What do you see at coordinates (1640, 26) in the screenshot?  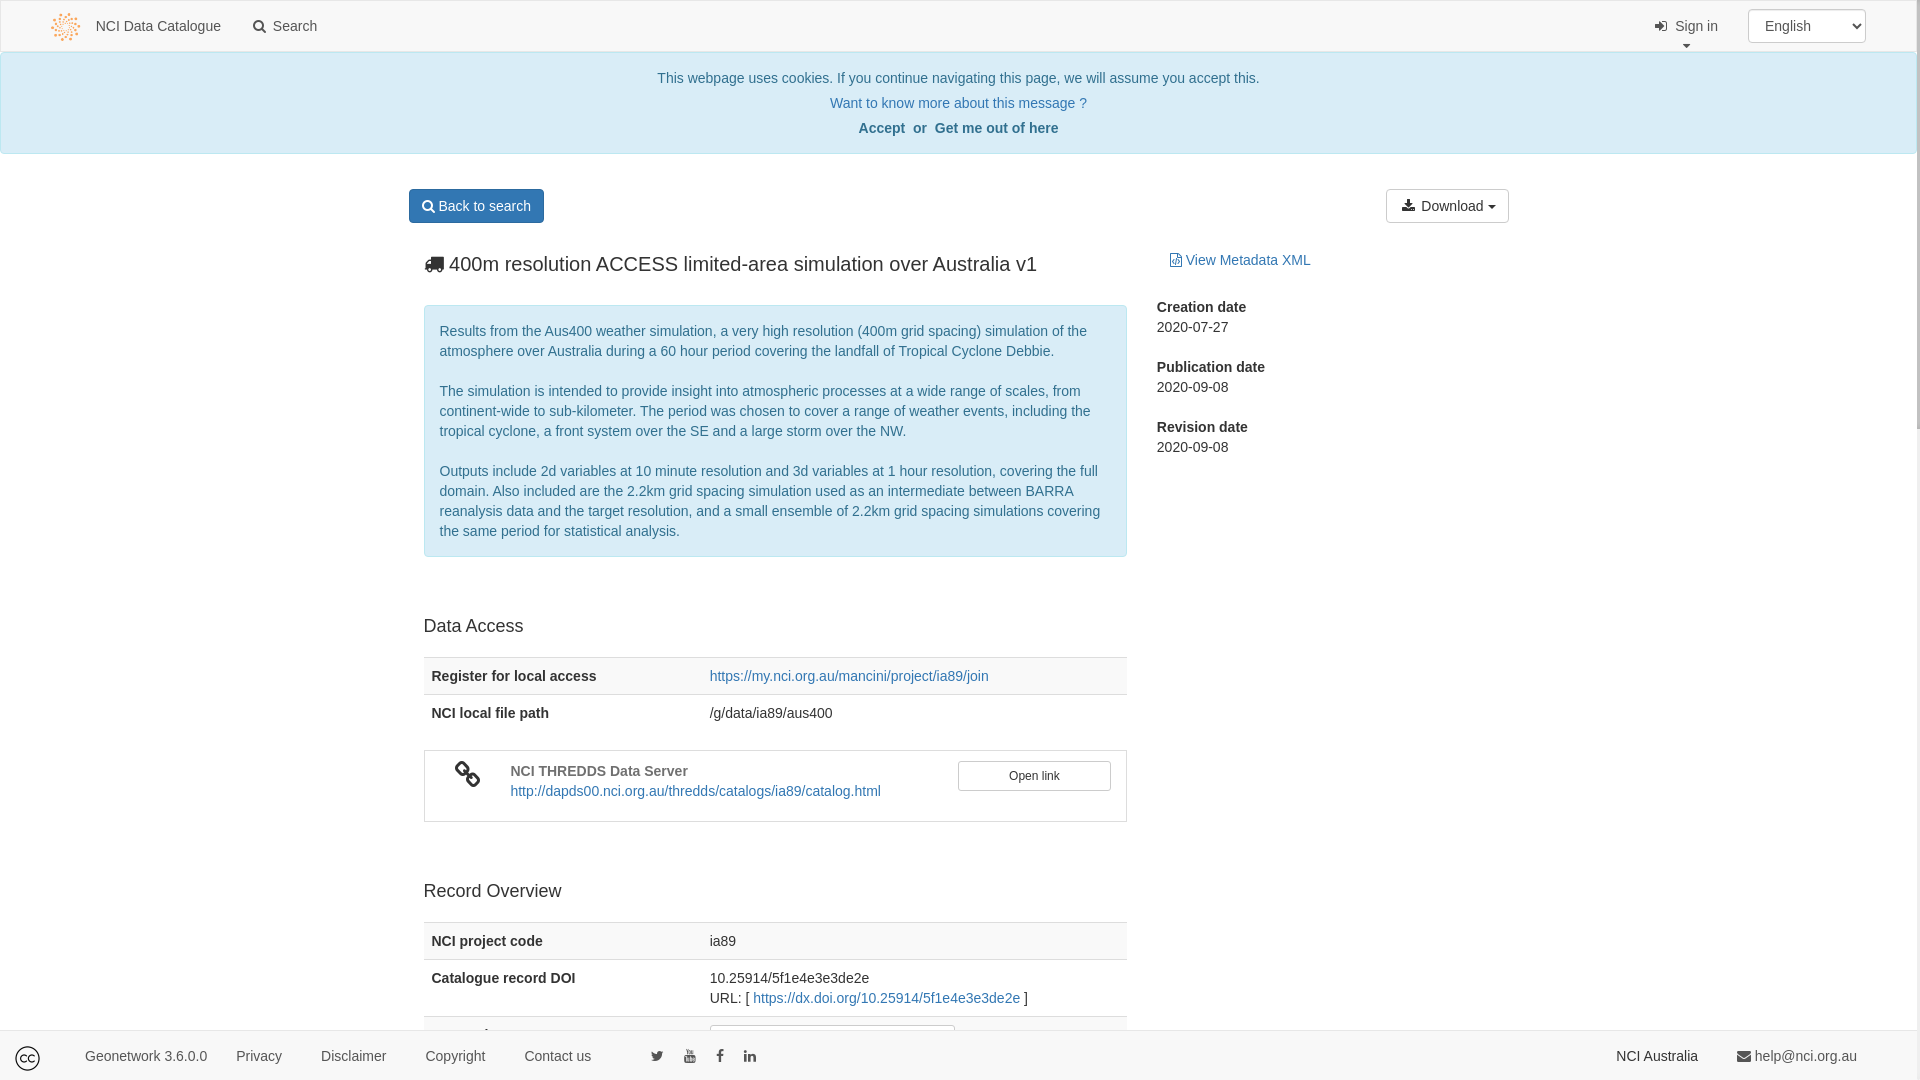 I see `'  Sign in'` at bounding box center [1640, 26].